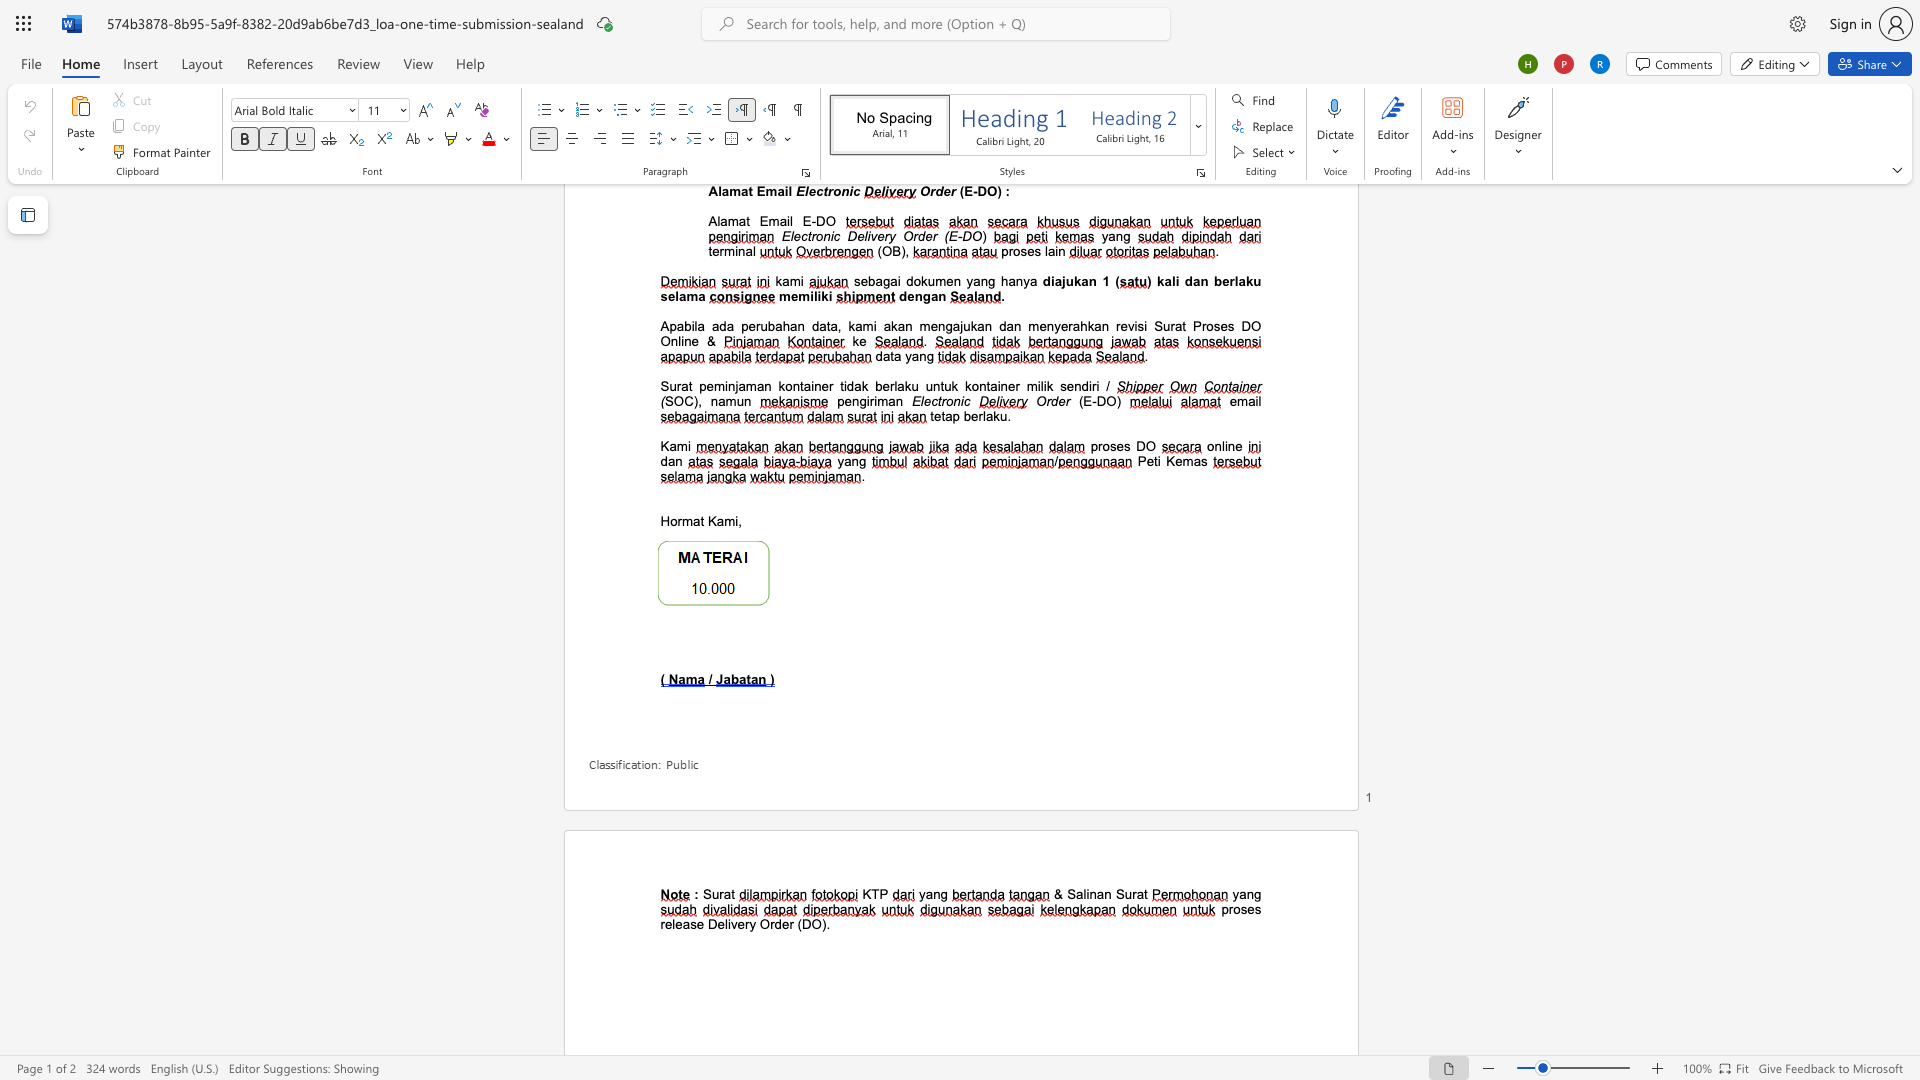  What do you see at coordinates (1124, 893) in the screenshot?
I see `the subset text "ura" within the text "& Salinan Surat"` at bounding box center [1124, 893].